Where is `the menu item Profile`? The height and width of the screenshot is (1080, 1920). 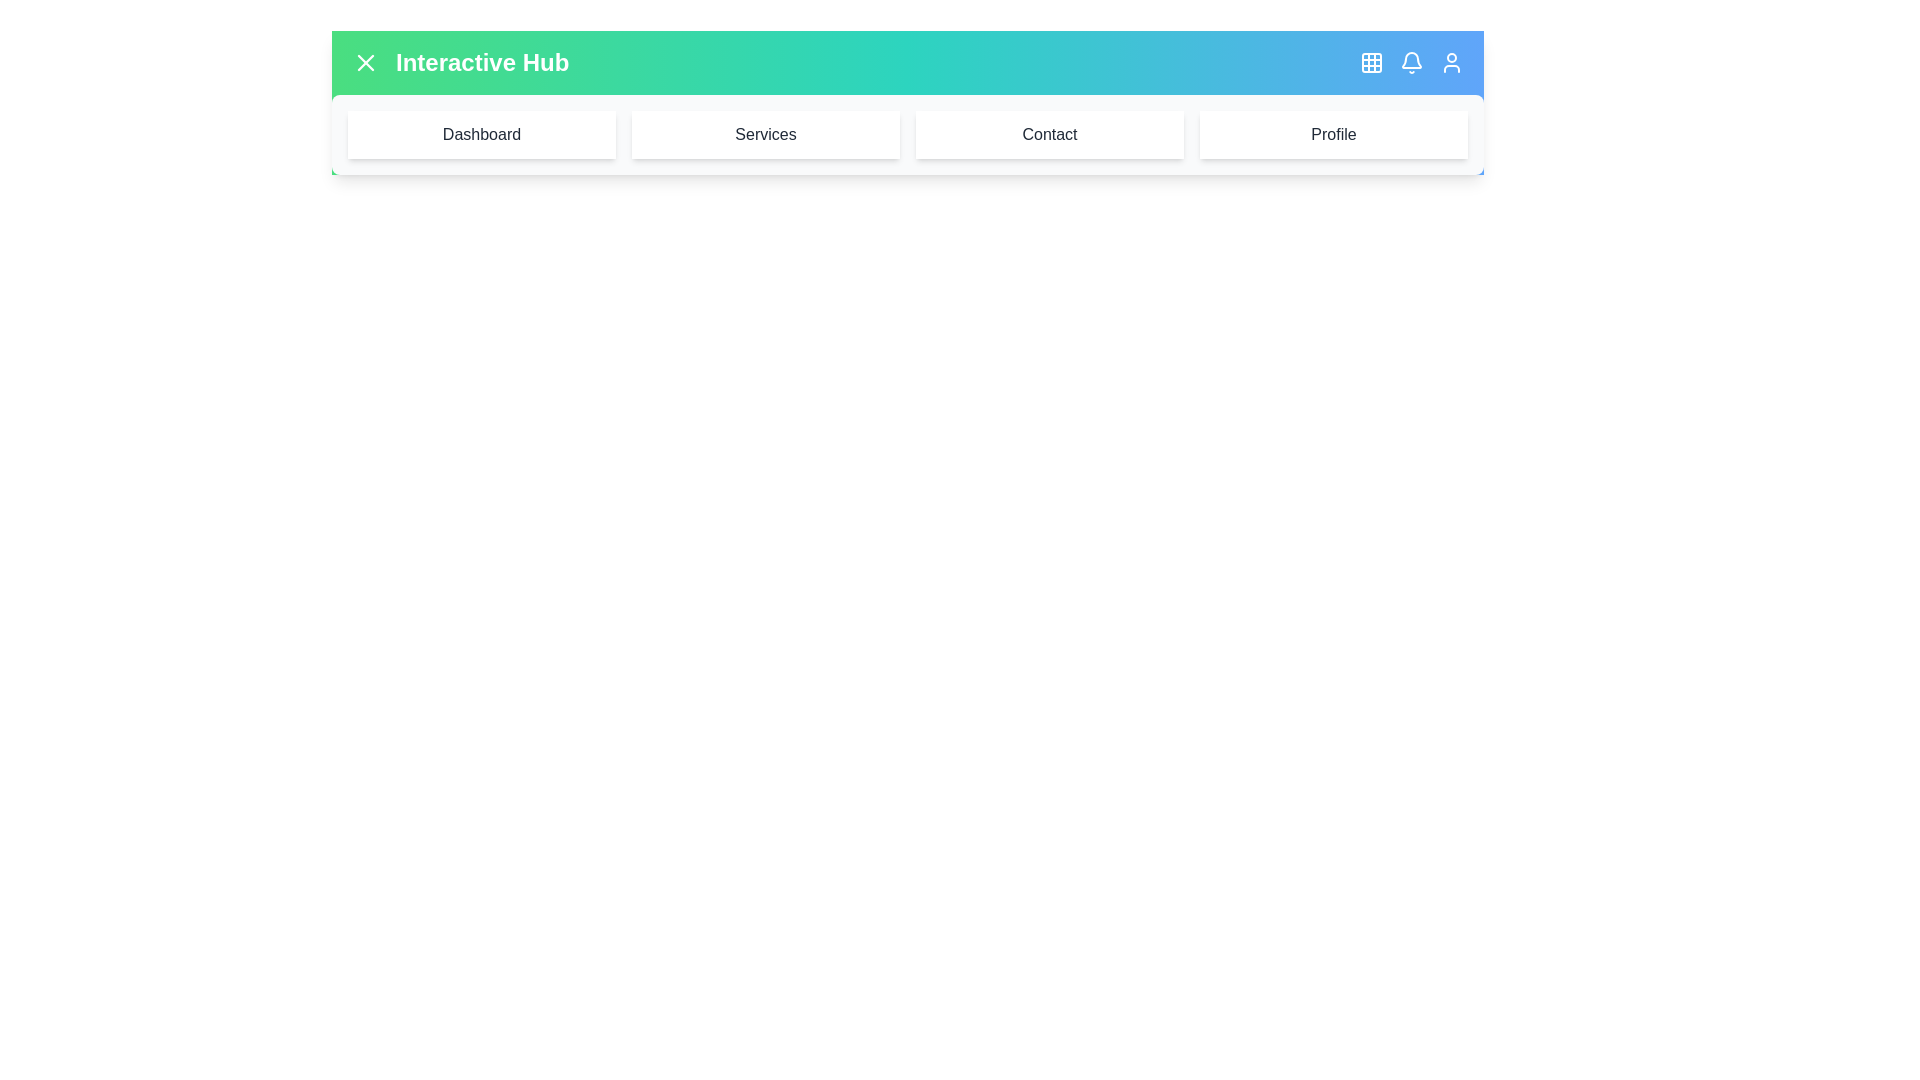 the menu item Profile is located at coordinates (1334, 135).